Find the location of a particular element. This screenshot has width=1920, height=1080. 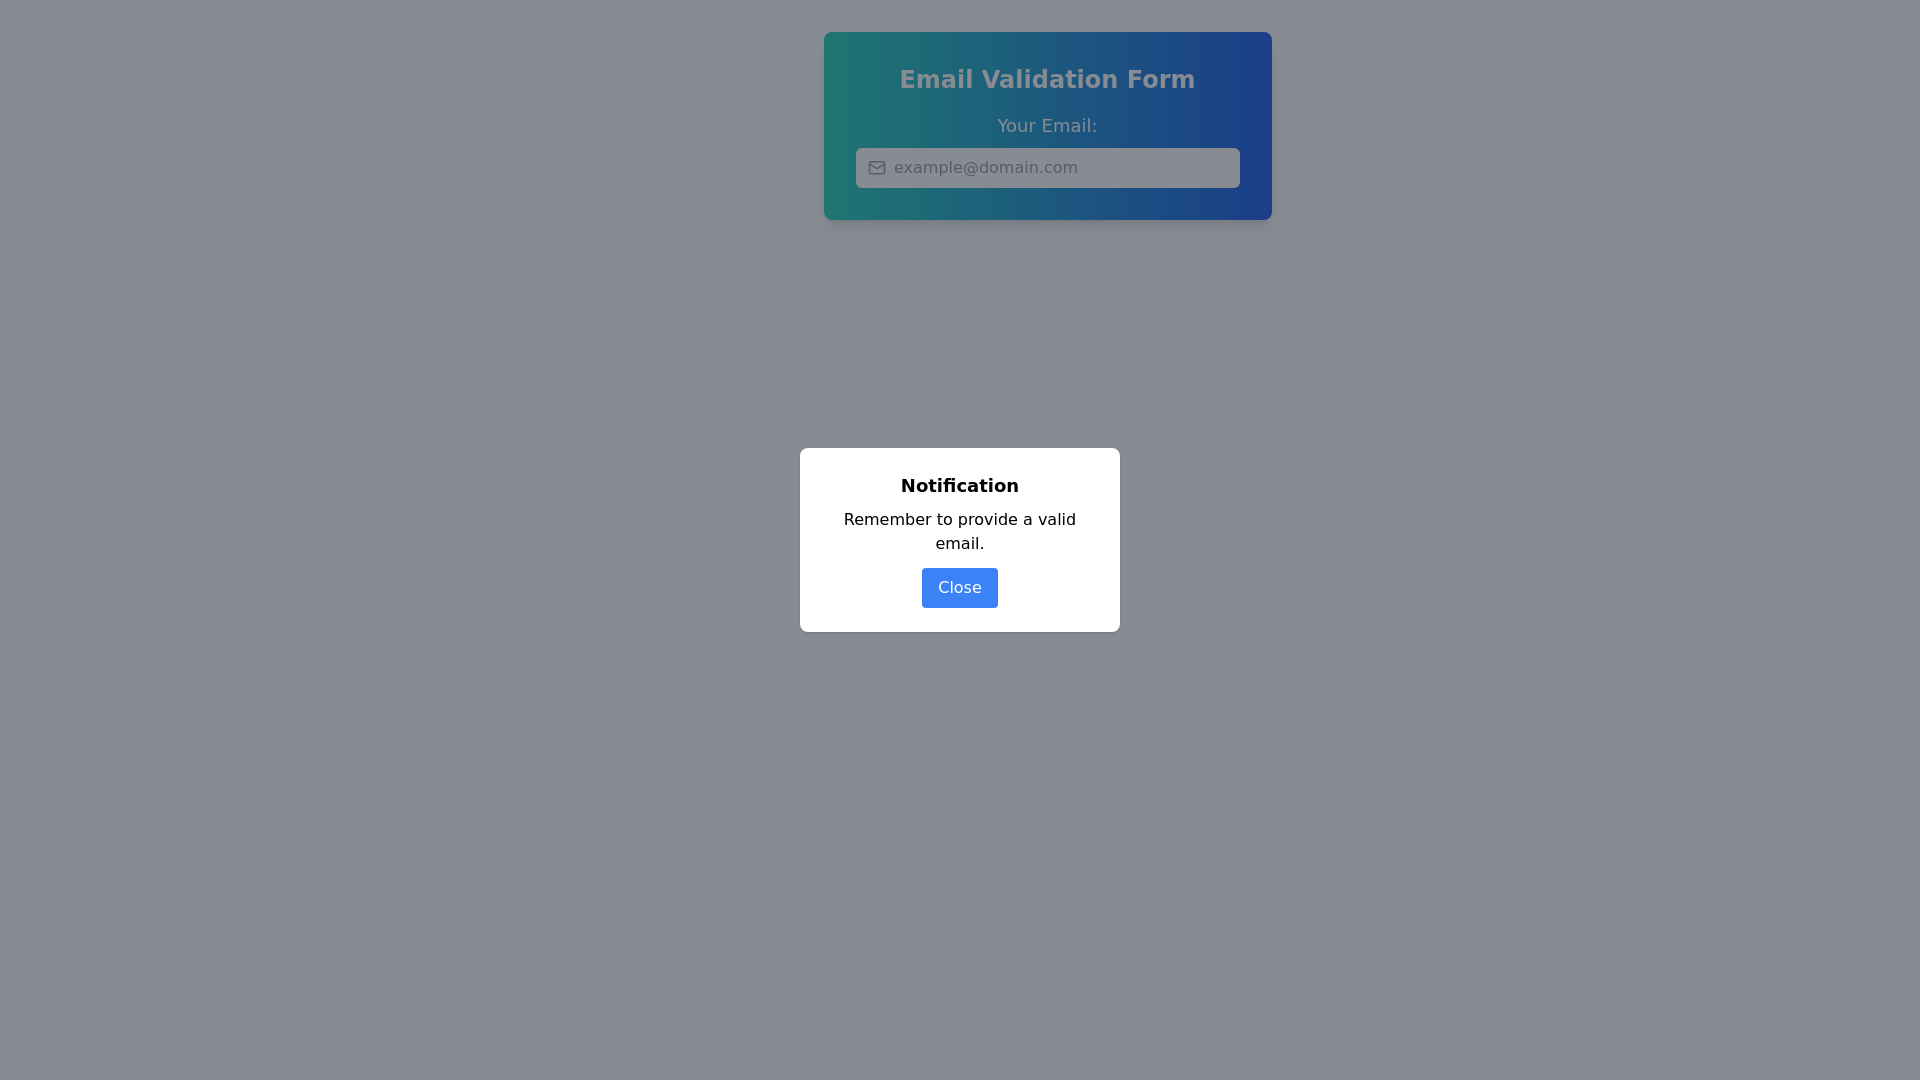

the envelope icon representing the email input field, located to the left of the text input box is located at coordinates (876, 167).